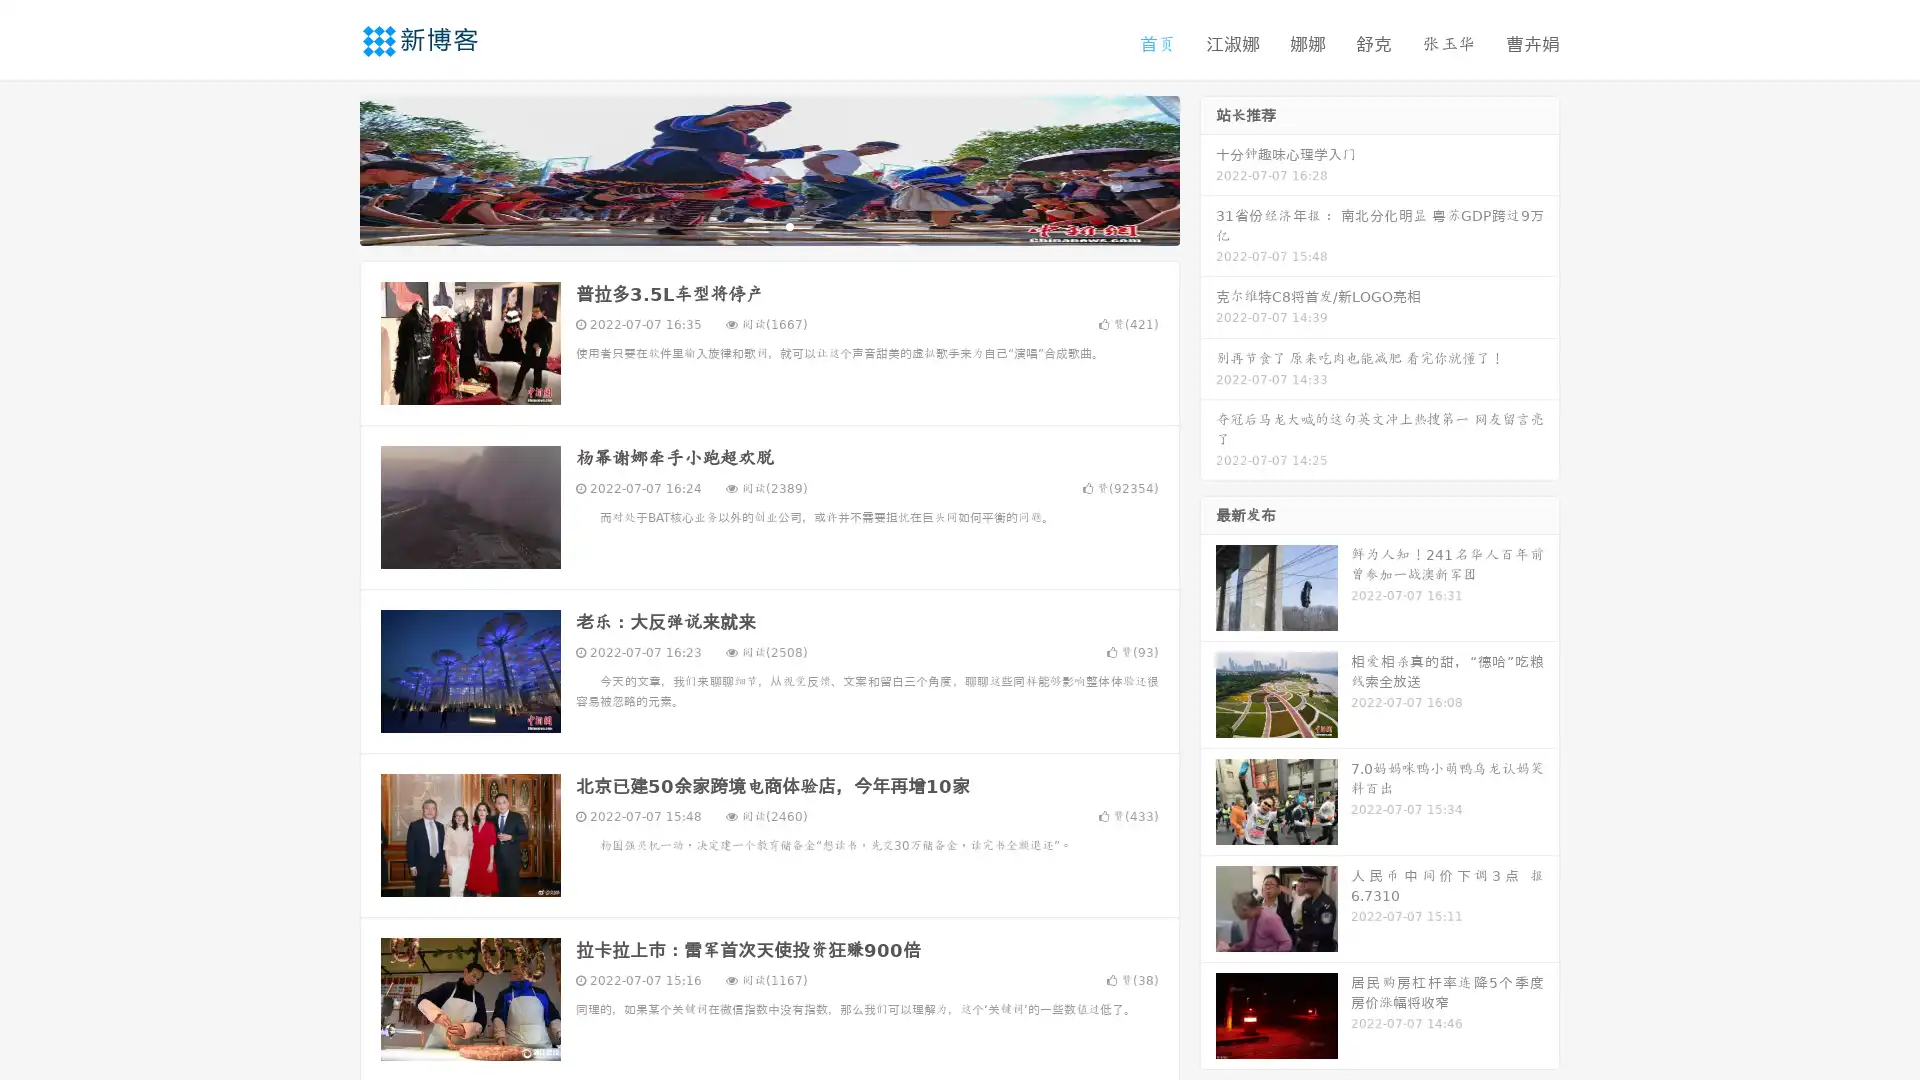 Image resolution: width=1920 pixels, height=1080 pixels. I want to click on Go to slide 1, so click(748, 225).